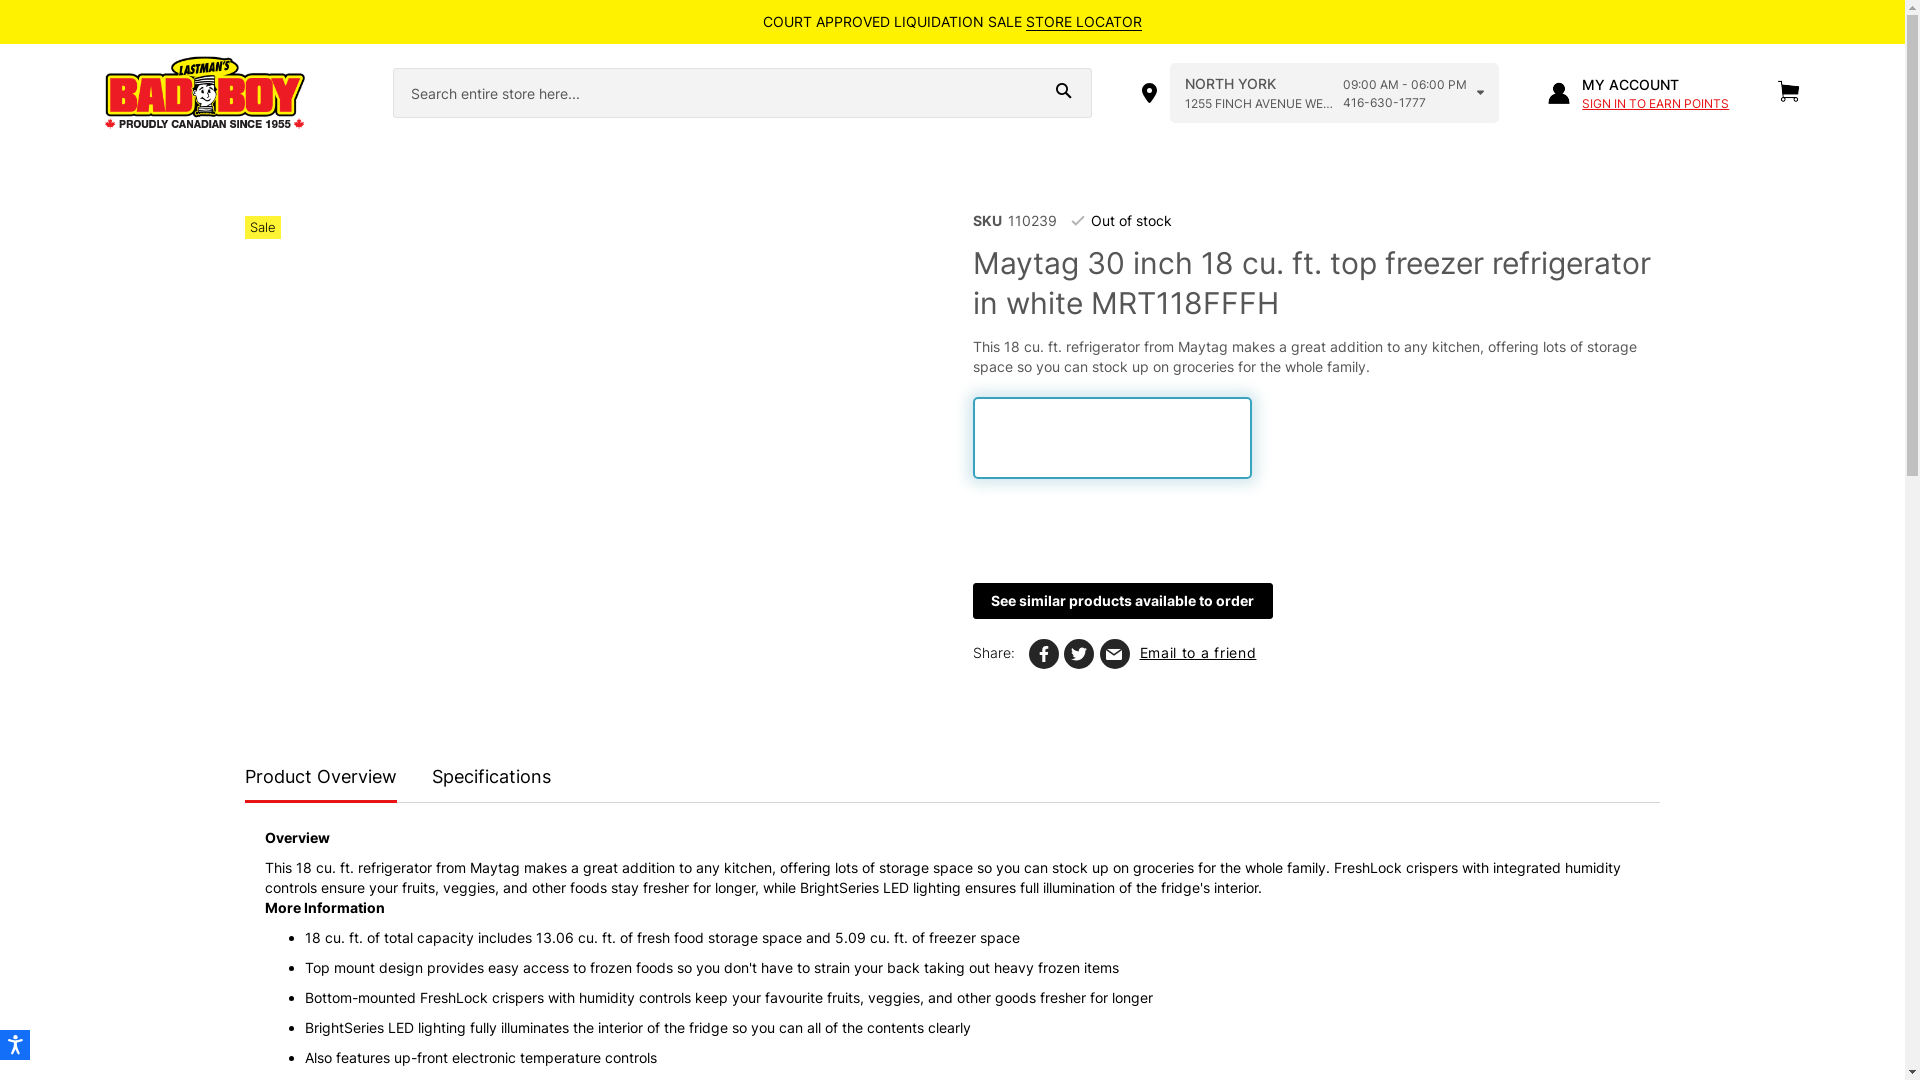  I want to click on 'Lastman's Bad Boy', so click(103, 93).